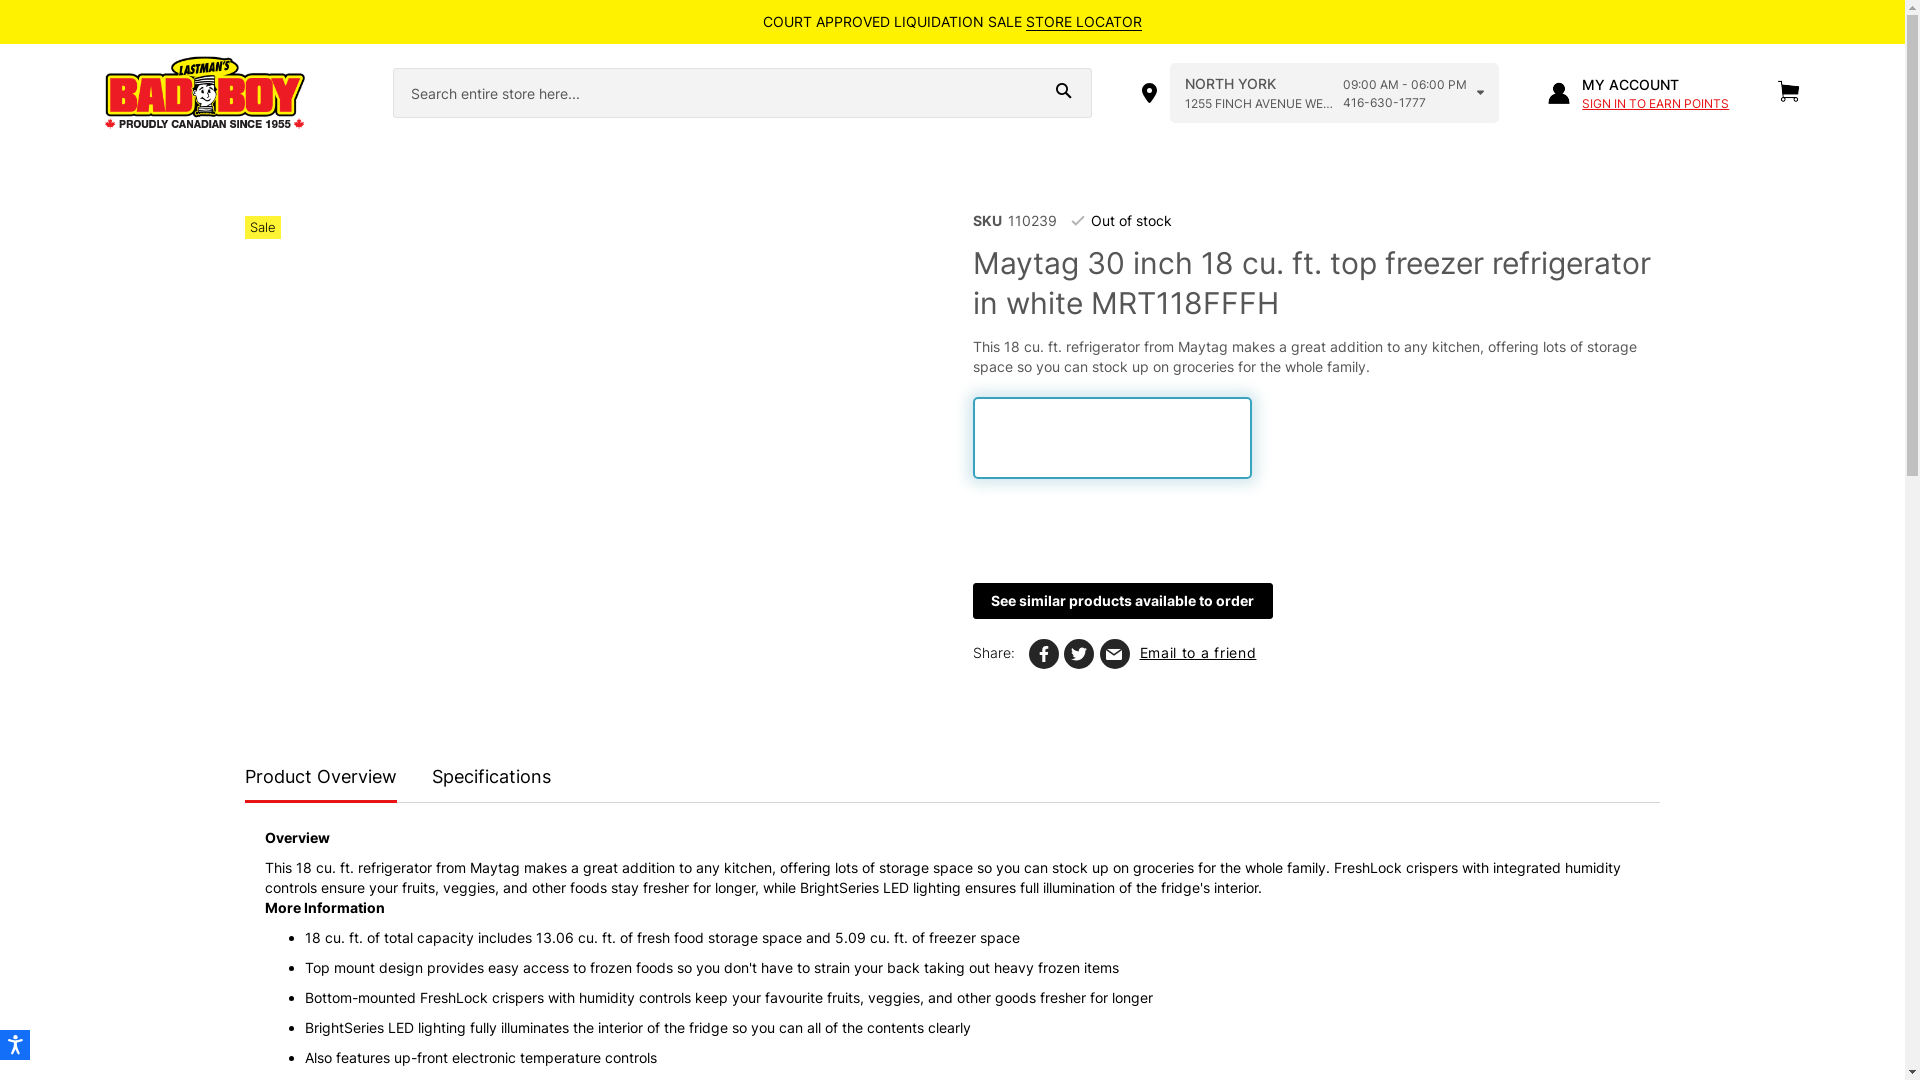  I want to click on 'Lastman's Bad Boy', so click(103, 93).